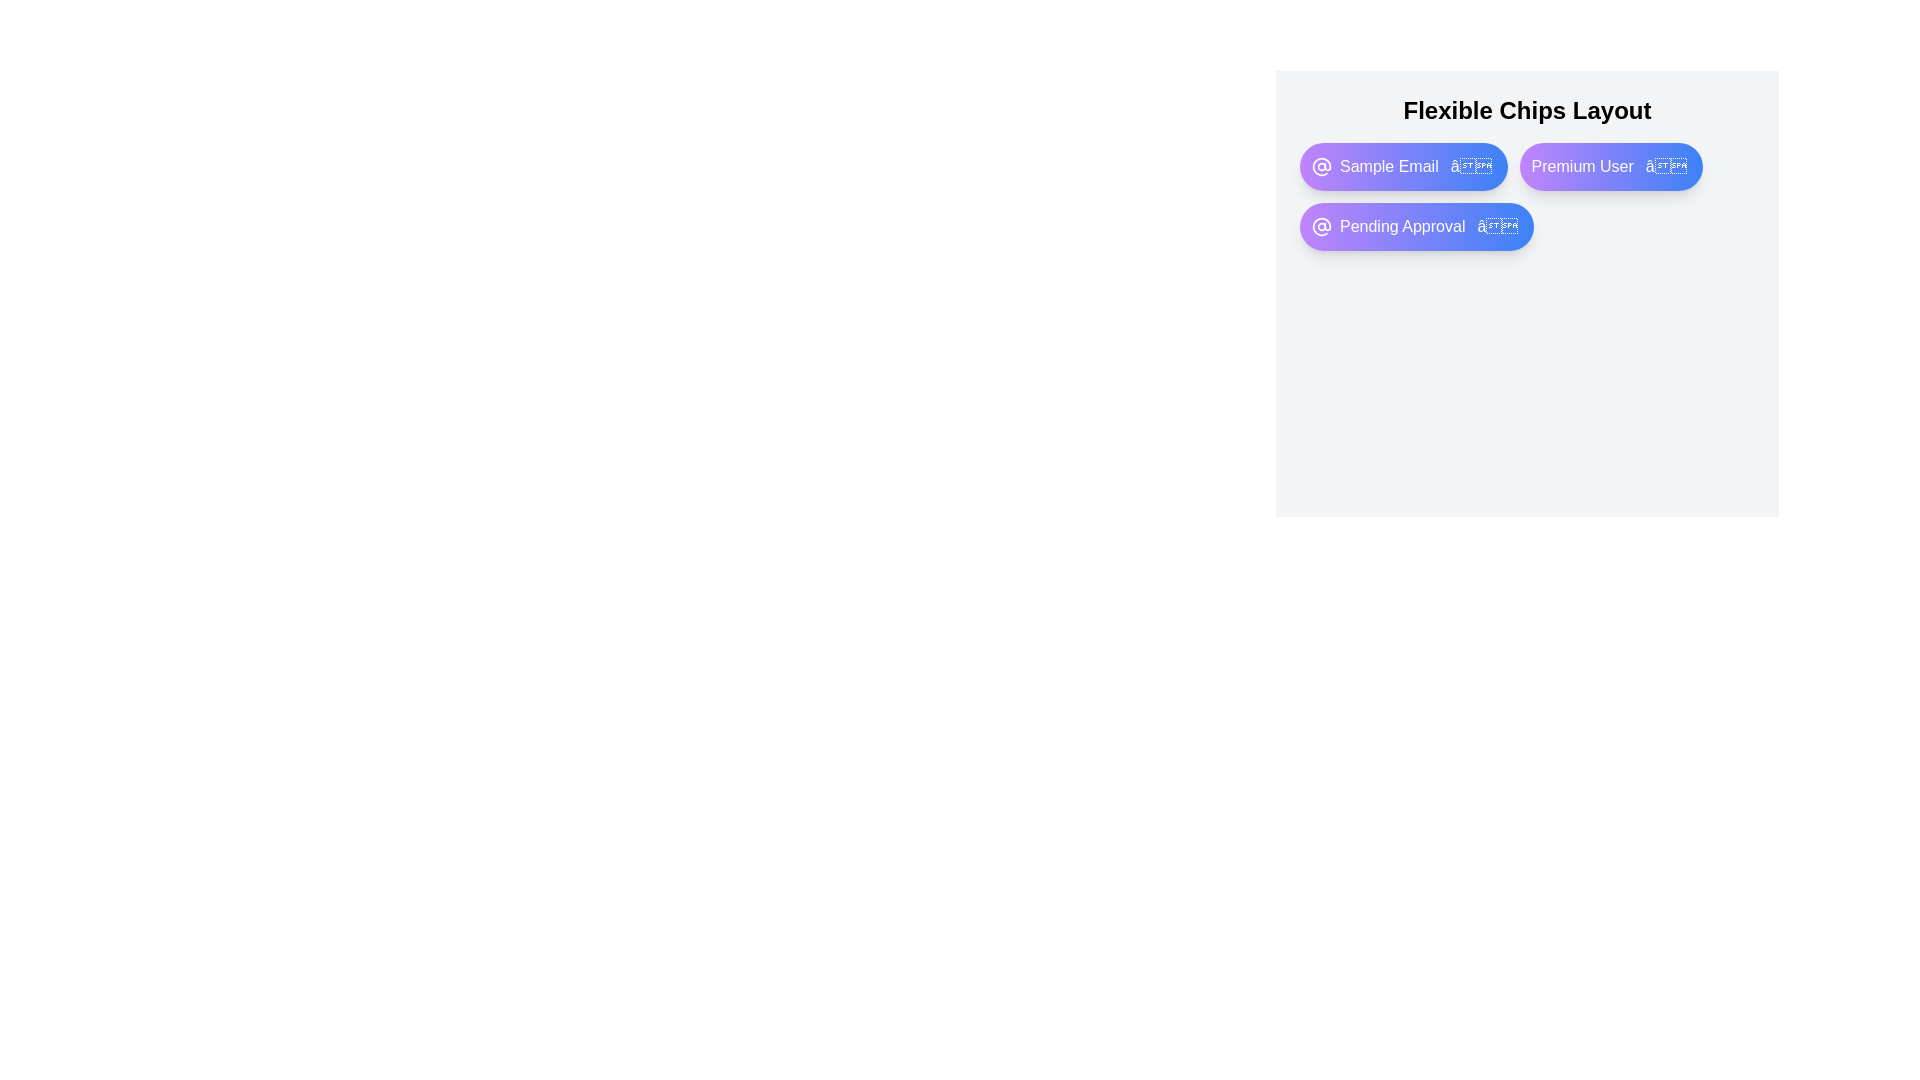 The height and width of the screenshot is (1080, 1920). I want to click on the chip labeled 'Sample Email', so click(1402, 165).